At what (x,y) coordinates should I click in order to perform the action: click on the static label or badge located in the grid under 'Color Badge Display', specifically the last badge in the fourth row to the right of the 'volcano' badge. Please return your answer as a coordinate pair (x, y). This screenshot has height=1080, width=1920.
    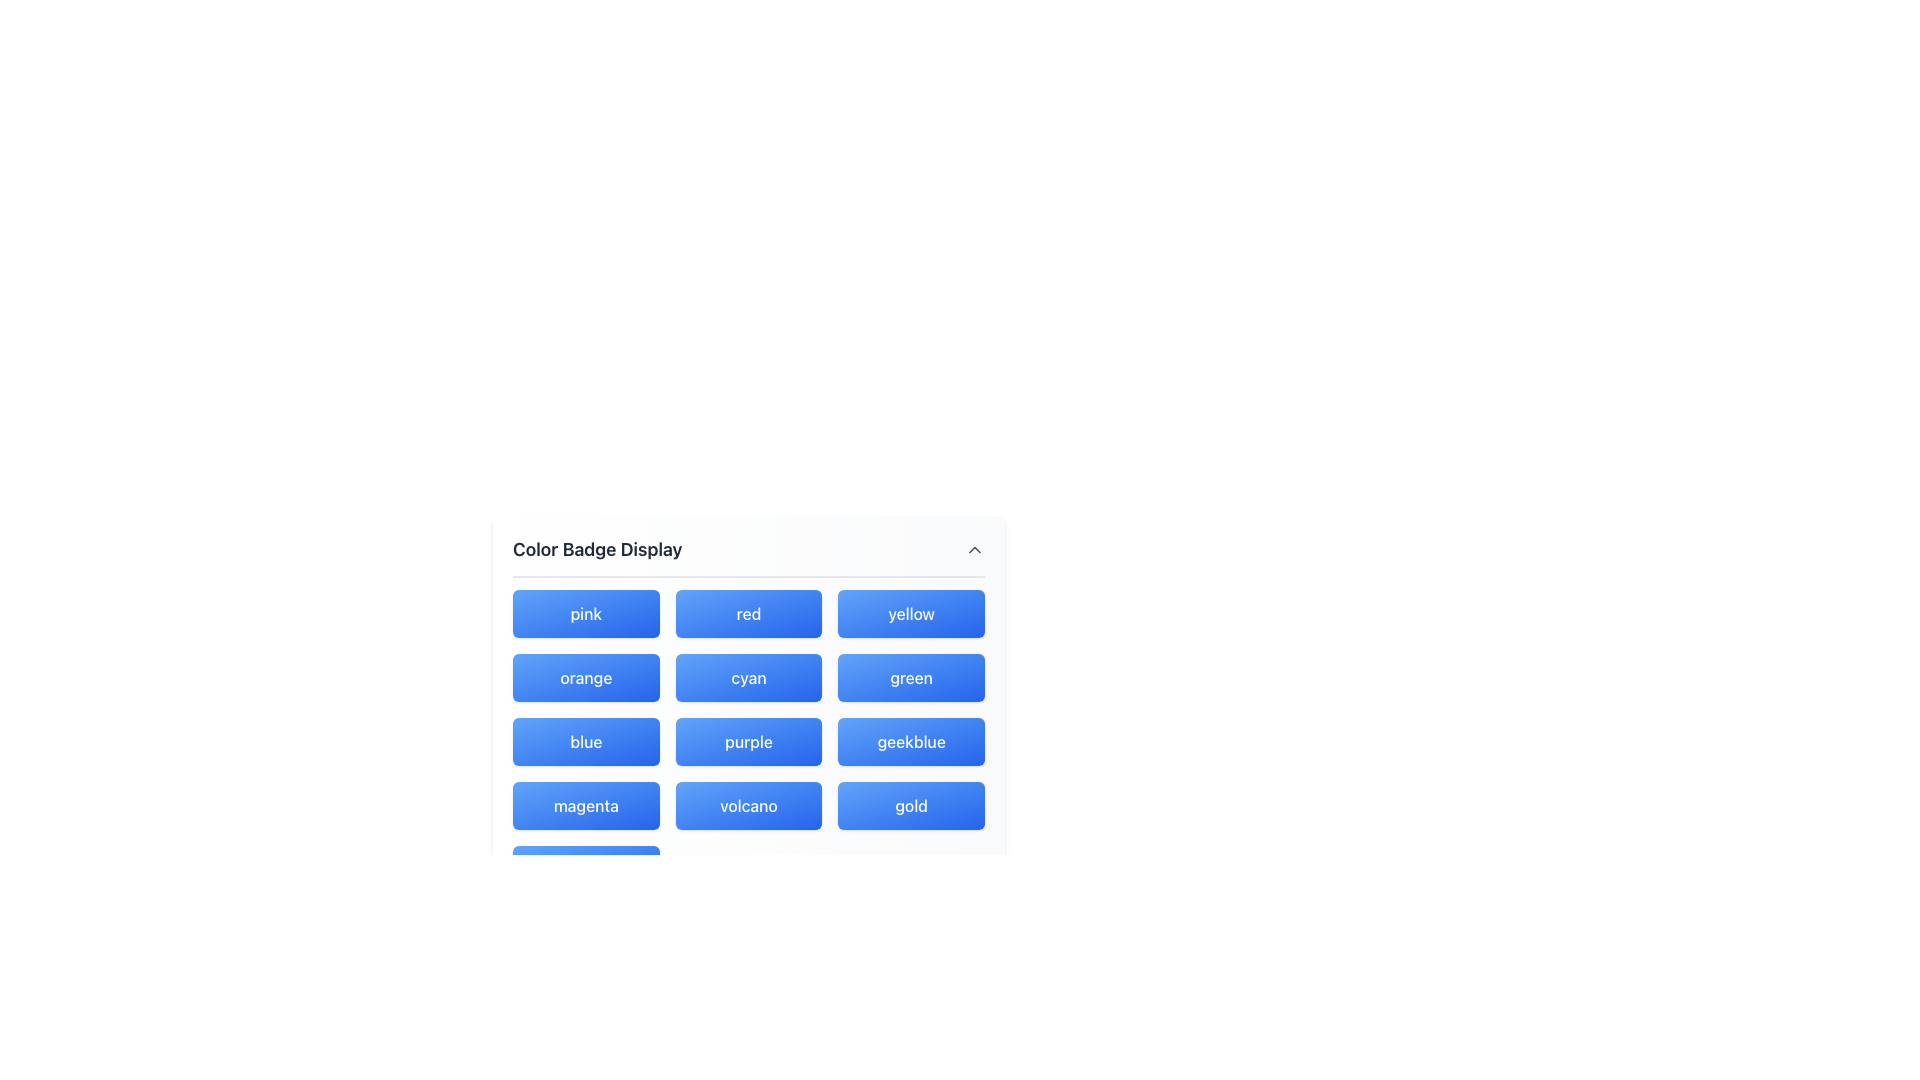
    Looking at the image, I should click on (910, 805).